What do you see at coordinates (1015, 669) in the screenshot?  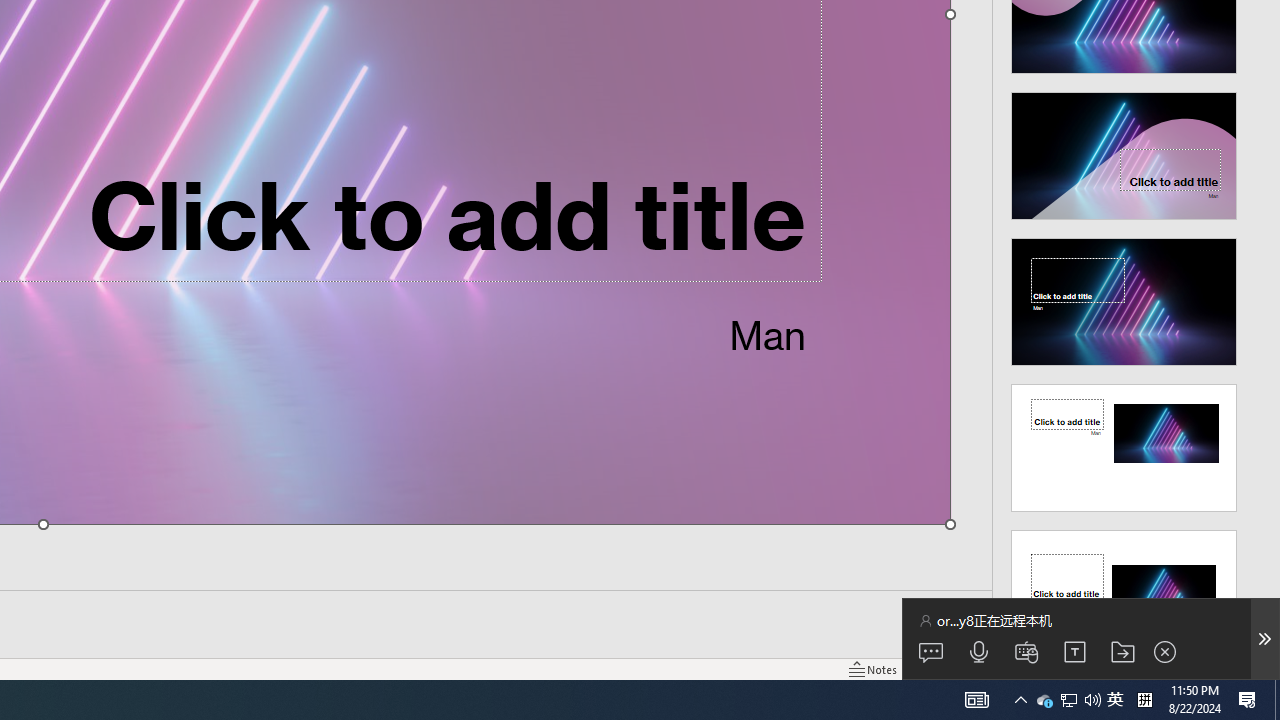 I see `'Reading View'` at bounding box center [1015, 669].